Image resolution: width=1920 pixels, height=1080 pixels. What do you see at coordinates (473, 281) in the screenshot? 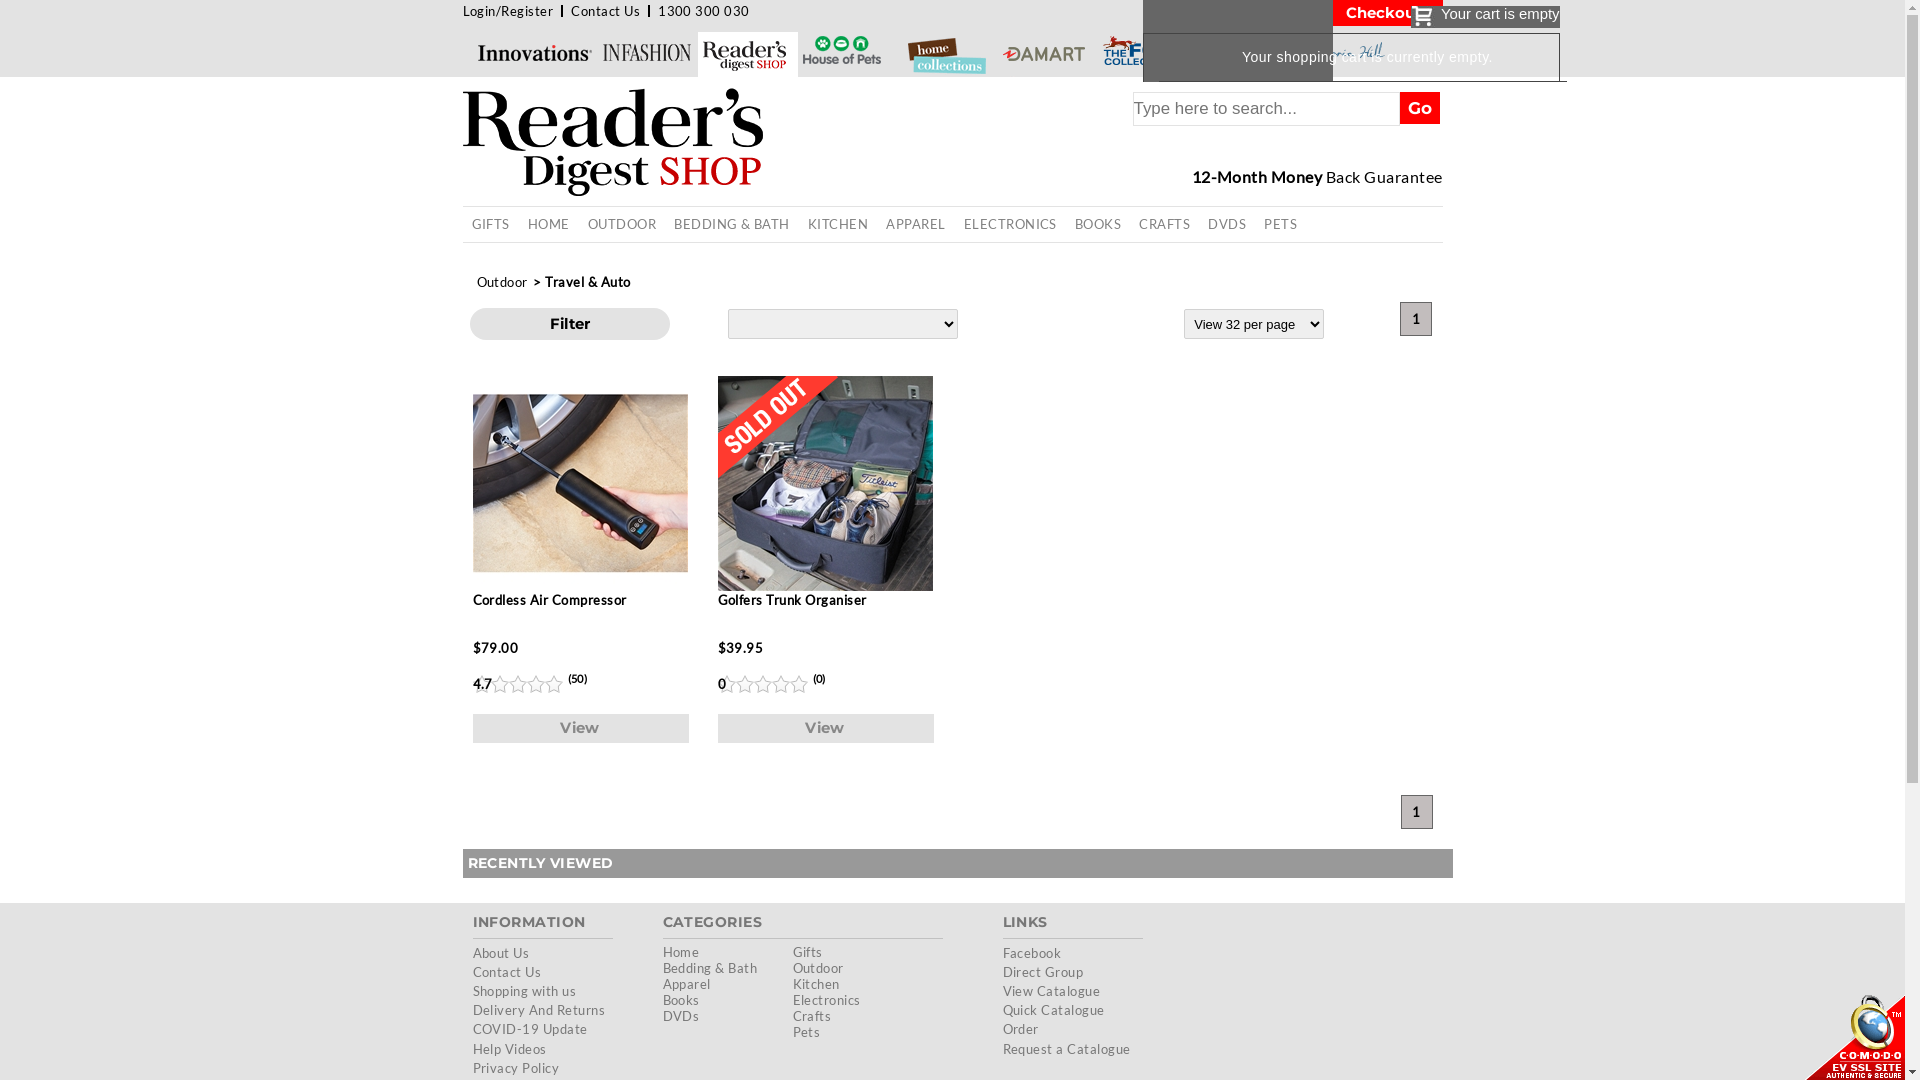
I see `'Outdoor'` at bounding box center [473, 281].